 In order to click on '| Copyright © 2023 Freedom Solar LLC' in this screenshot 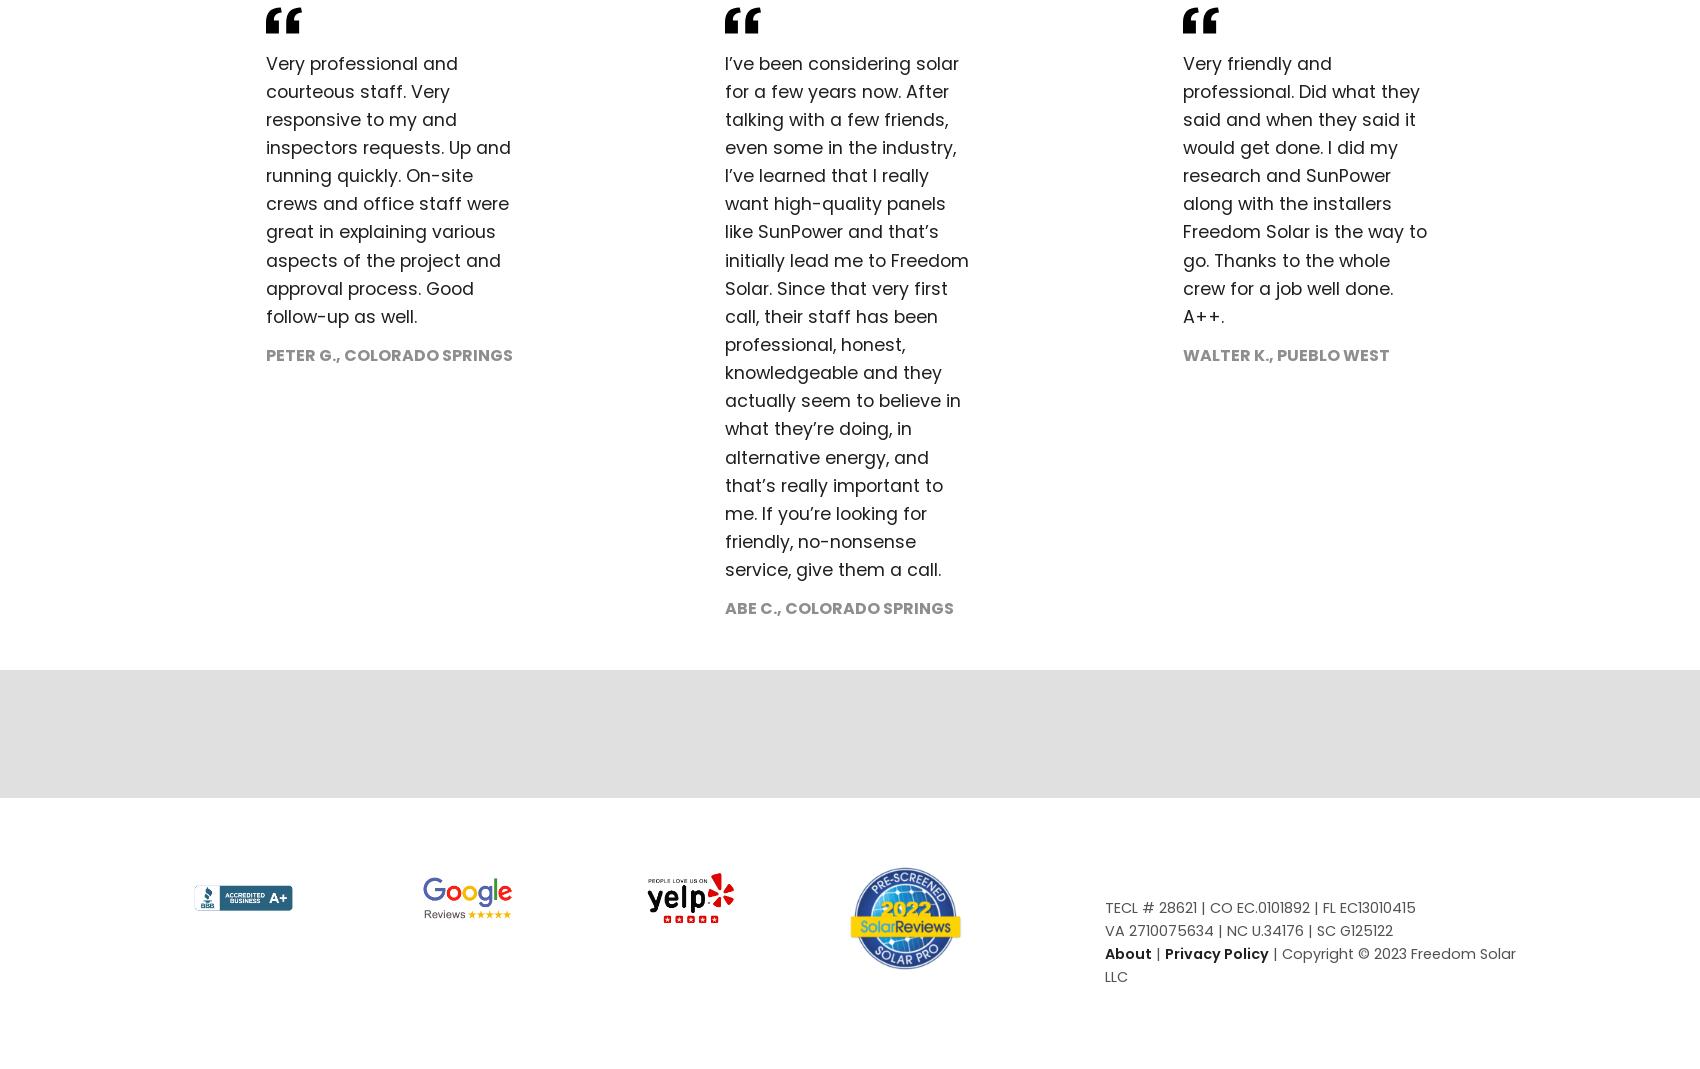, I will do `click(1309, 965)`.